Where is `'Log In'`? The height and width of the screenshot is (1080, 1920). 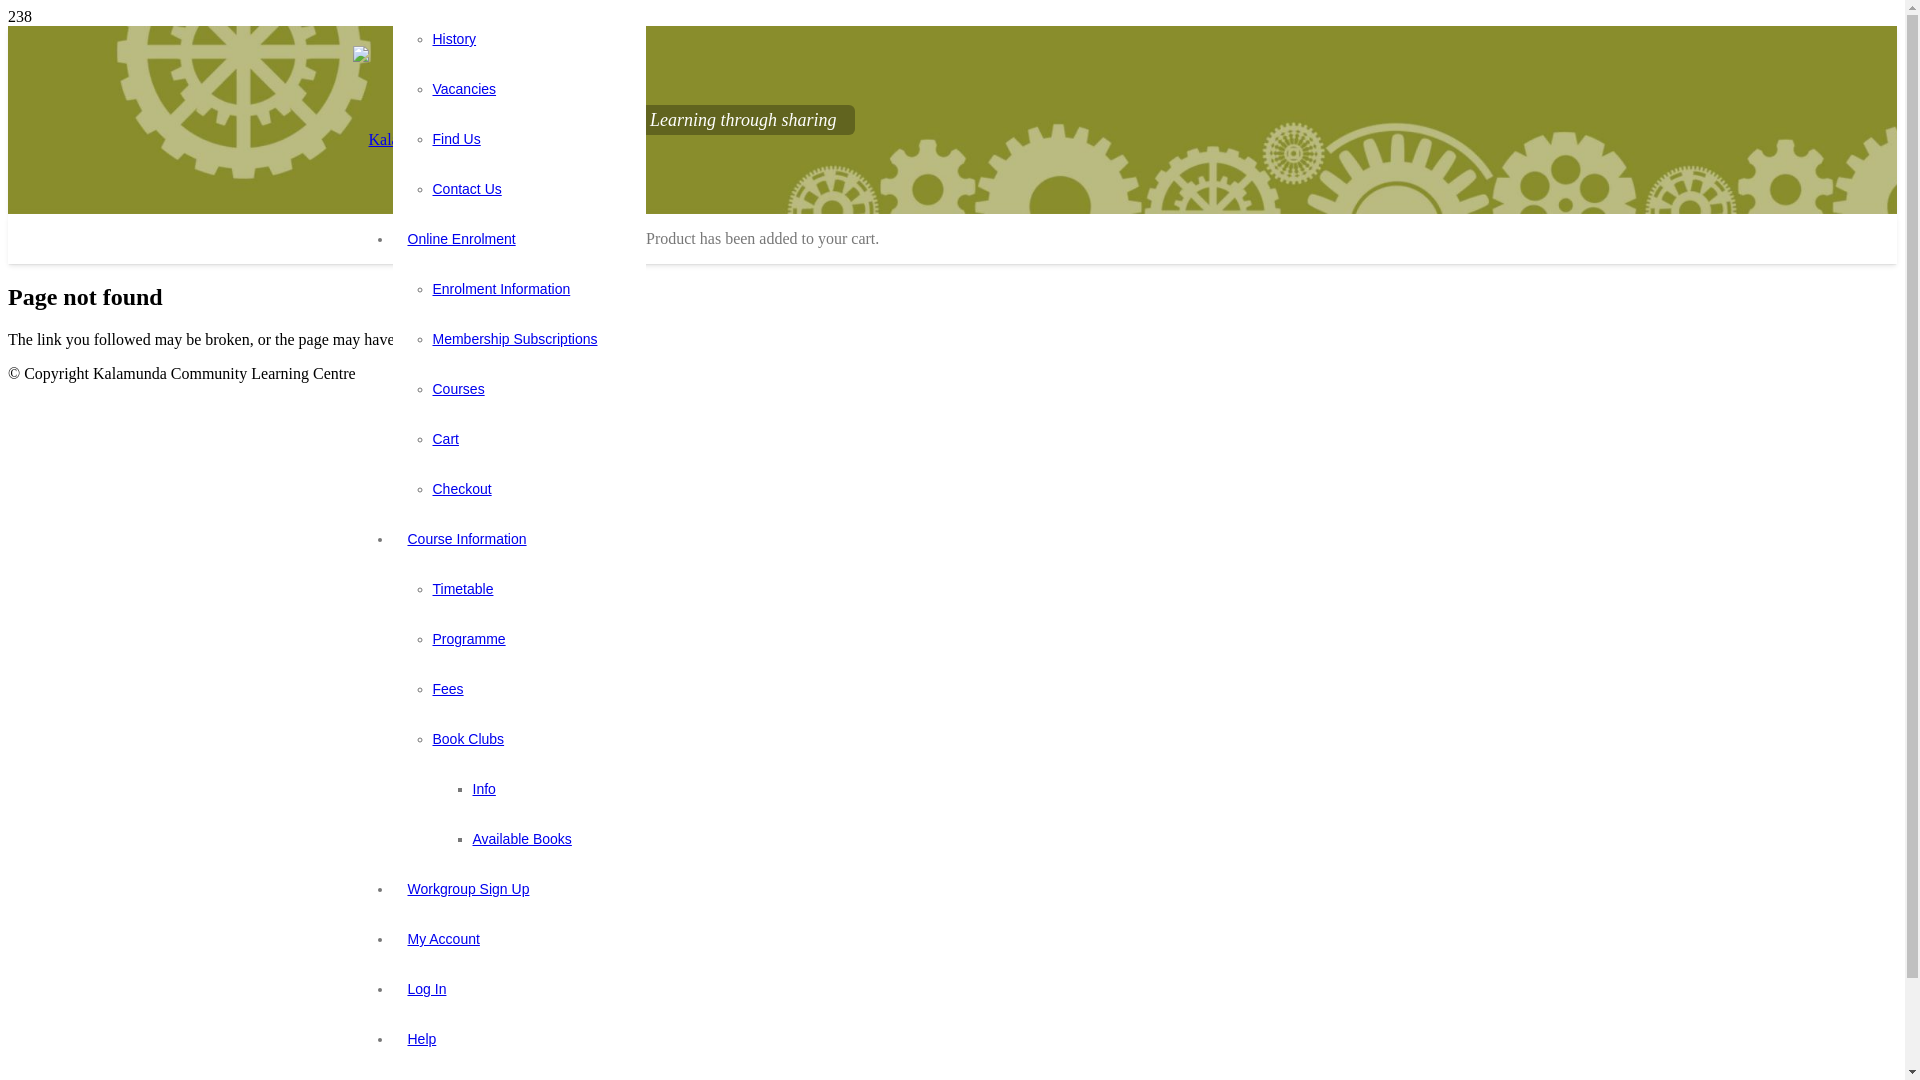
'Log In' is located at coordinates (425, 987).